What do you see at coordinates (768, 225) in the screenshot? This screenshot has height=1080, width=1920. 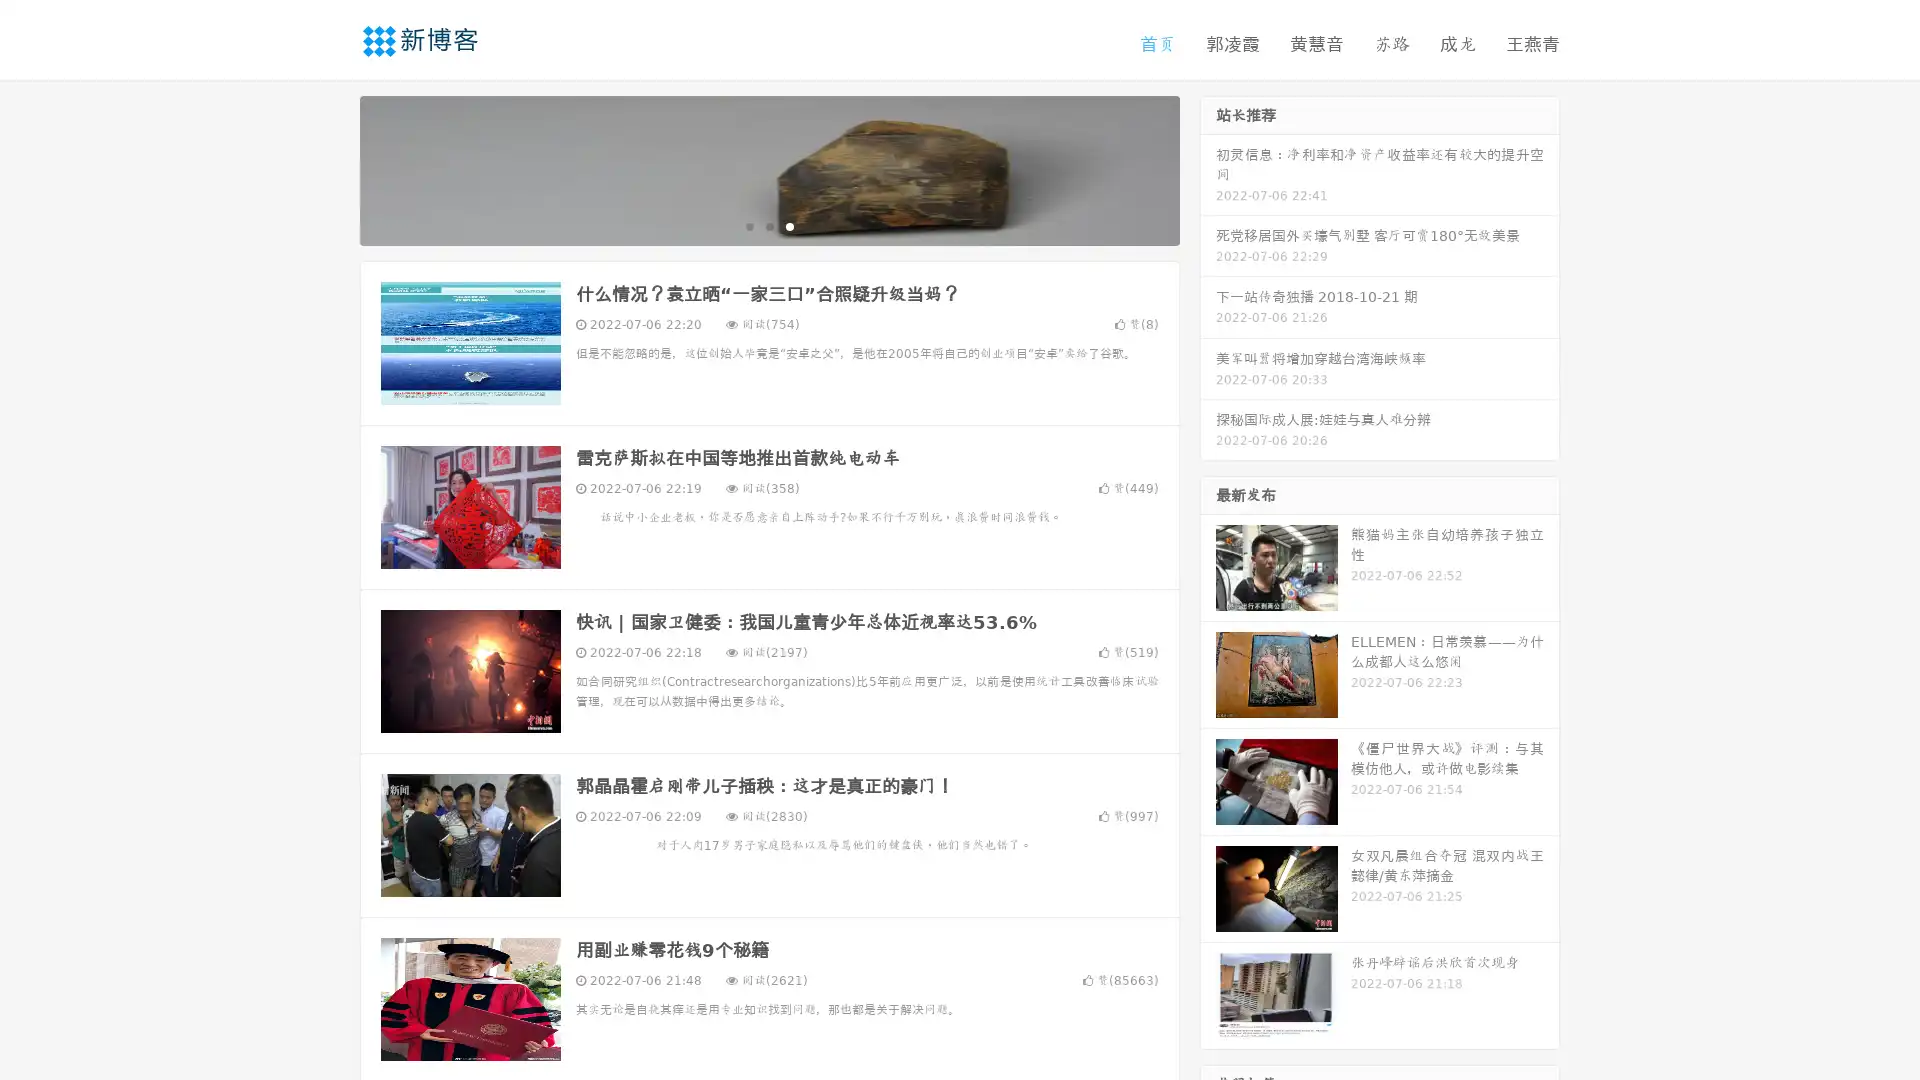 I see `Go to slide 2` at bounding box center [768, 225].